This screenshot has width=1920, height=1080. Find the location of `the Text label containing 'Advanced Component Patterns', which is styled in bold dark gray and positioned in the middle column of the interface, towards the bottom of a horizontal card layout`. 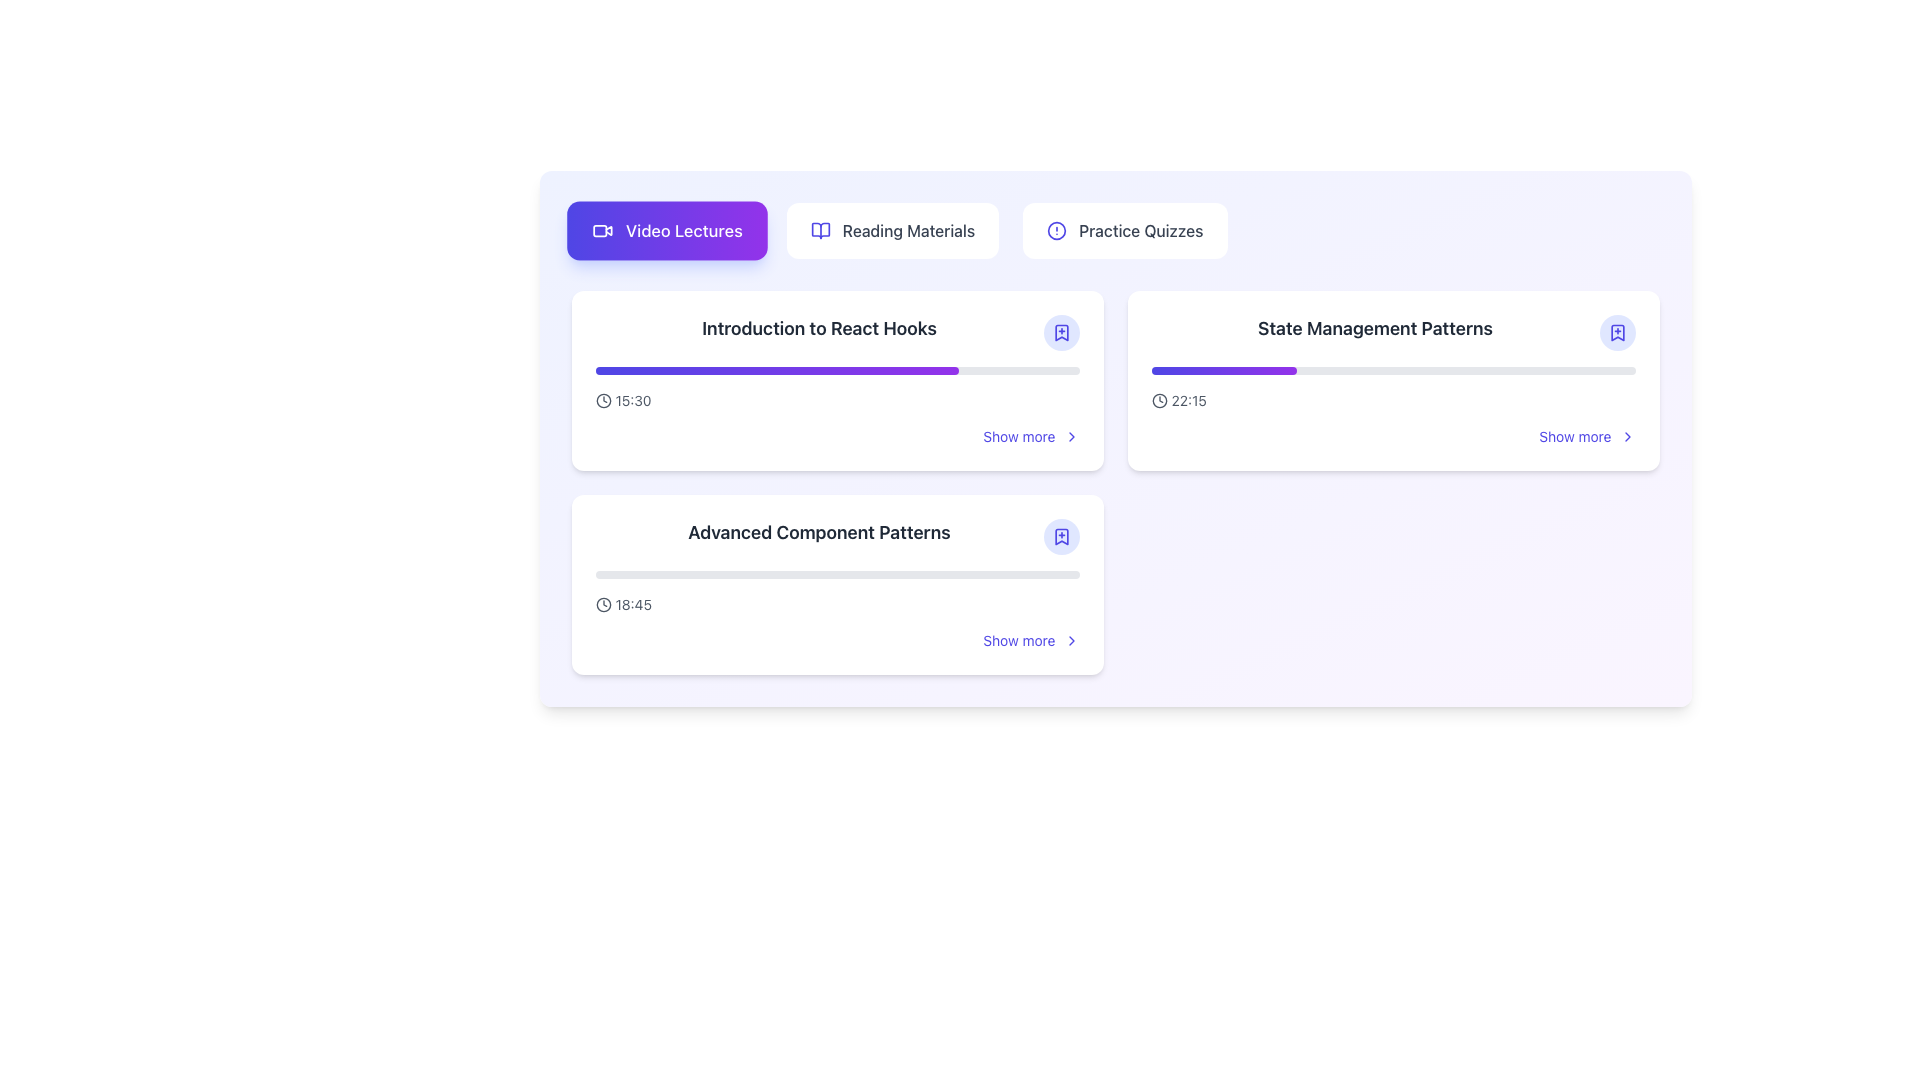

the Text label containing 'Advanced Component Patterns', which is styled in bold dark gray and positioned in the middle column of the interface, towards the bottom of a horizontal card layout is located at coordinates (819, 531).